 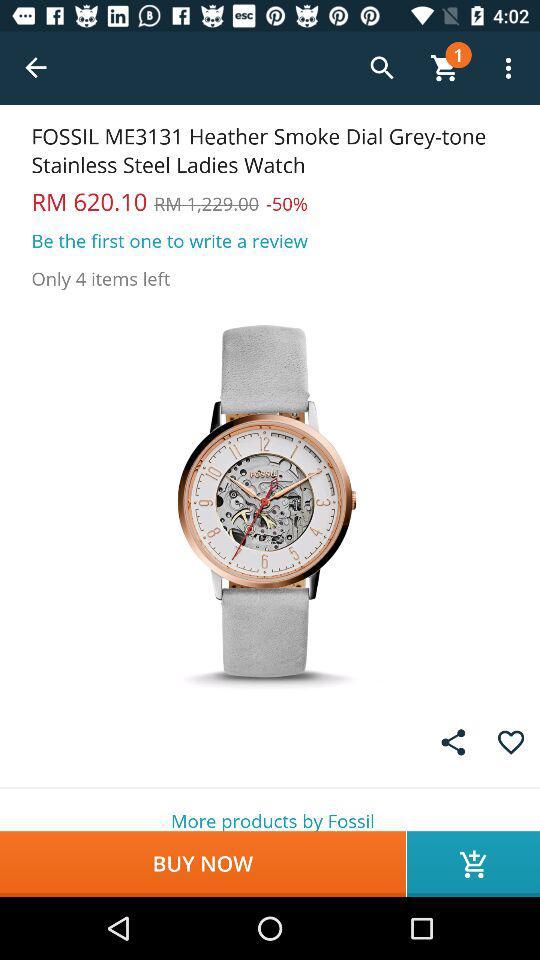 I want to click on the item above the fossil me3131 heather, so click(x=36, y=68).